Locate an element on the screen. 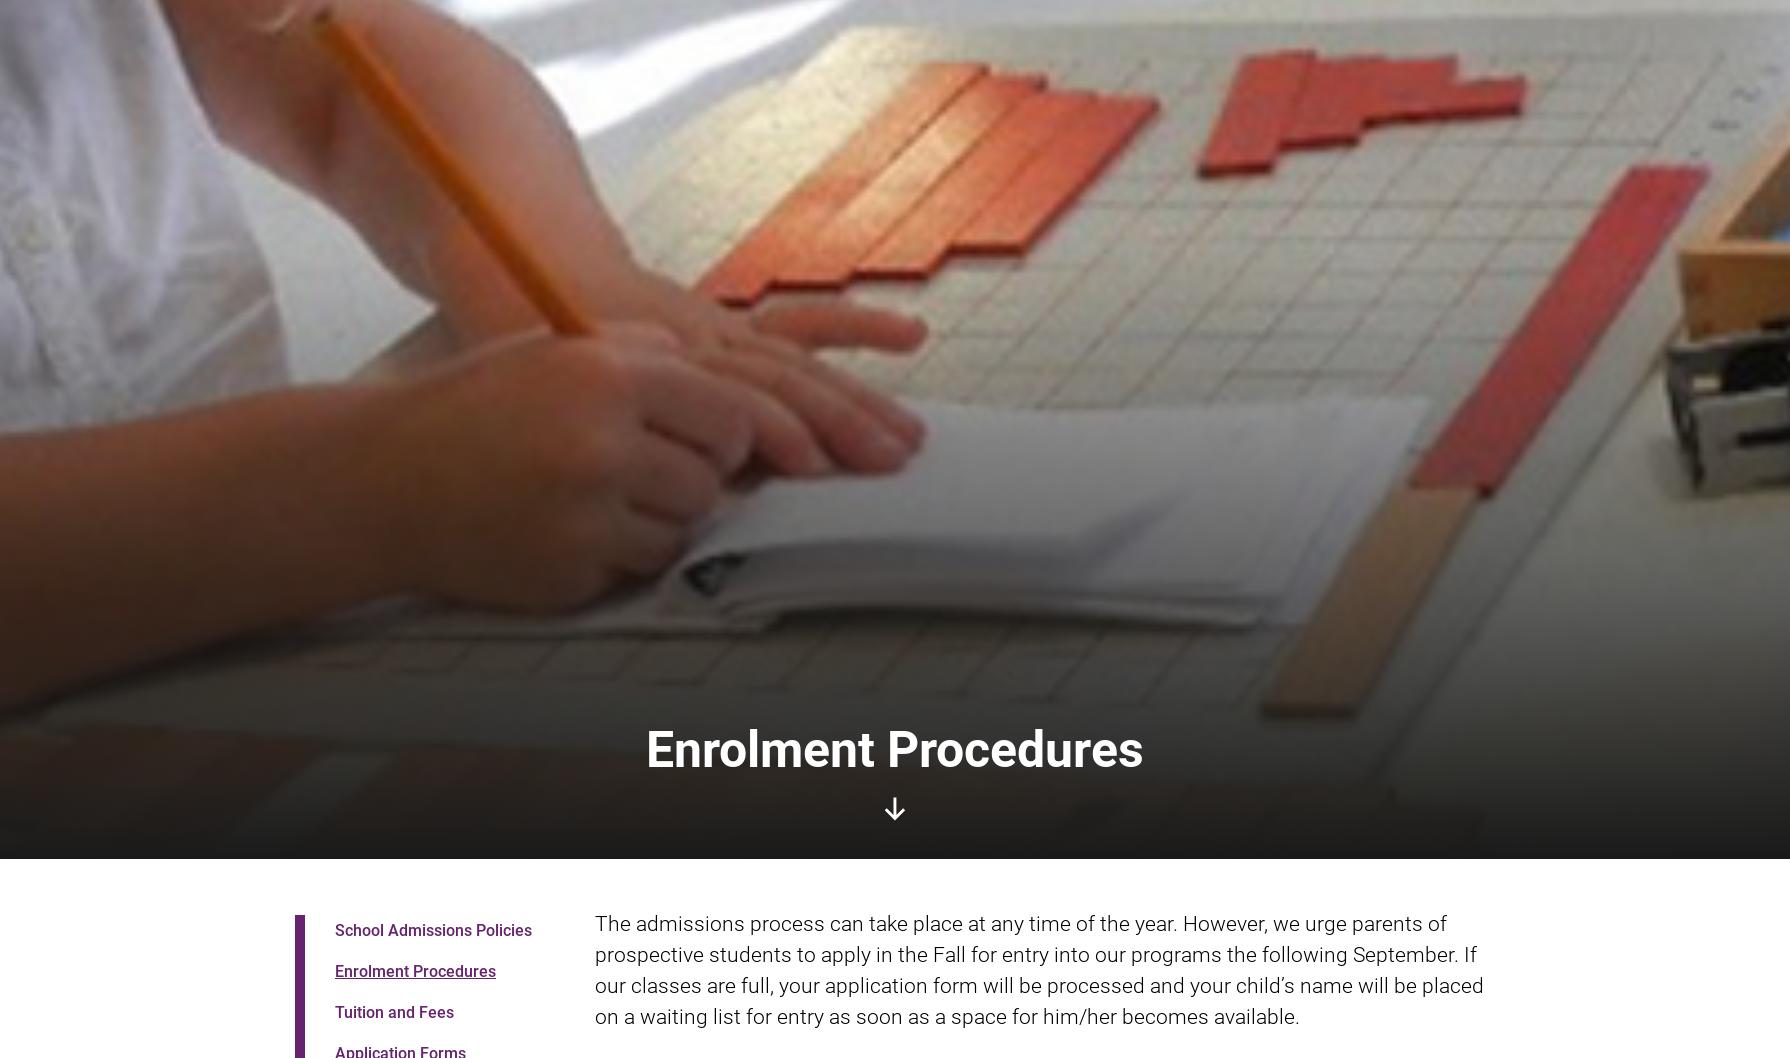 The width and height of the screenshot is (1790, 1058). '(613) 237-3824' is located at coordinates (946, 771).